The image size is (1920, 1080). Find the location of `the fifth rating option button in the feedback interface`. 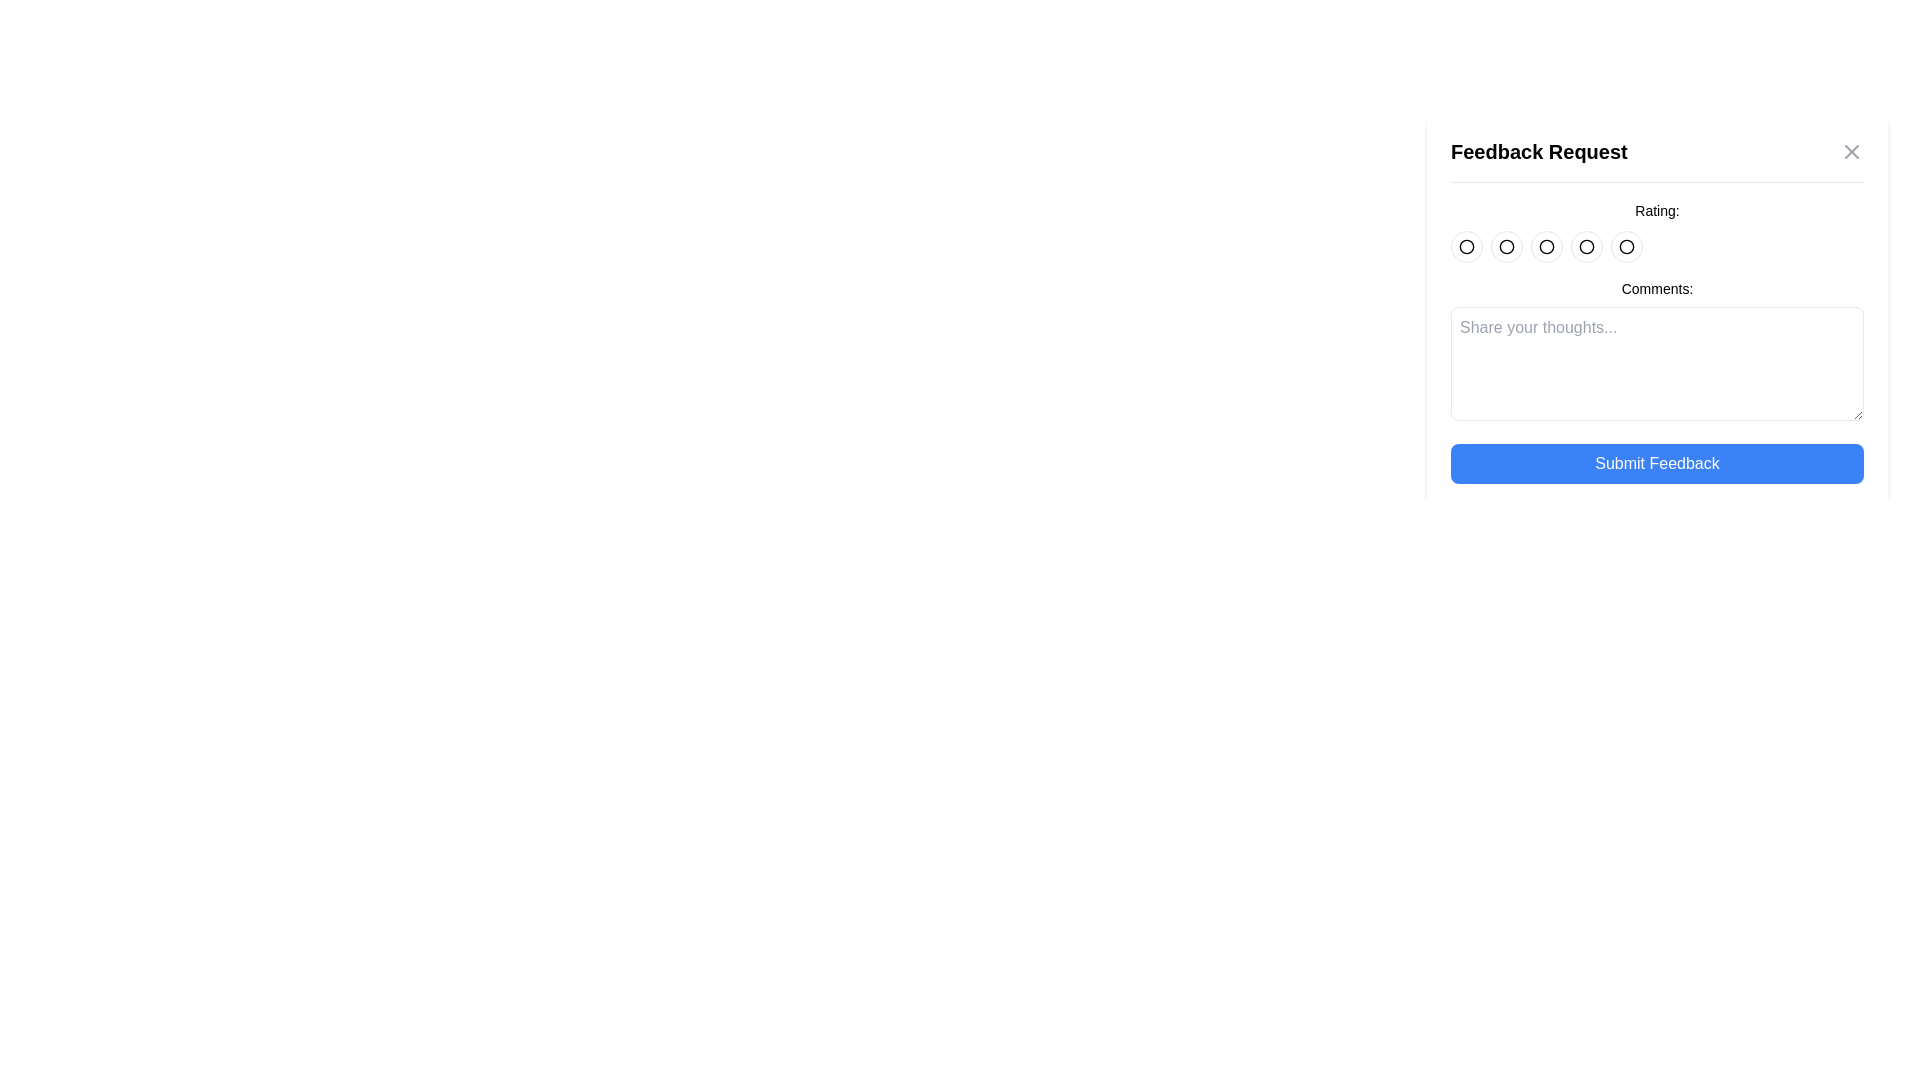

the fifth rating option button in the feedback interface is located at coordinates (1627, 245).